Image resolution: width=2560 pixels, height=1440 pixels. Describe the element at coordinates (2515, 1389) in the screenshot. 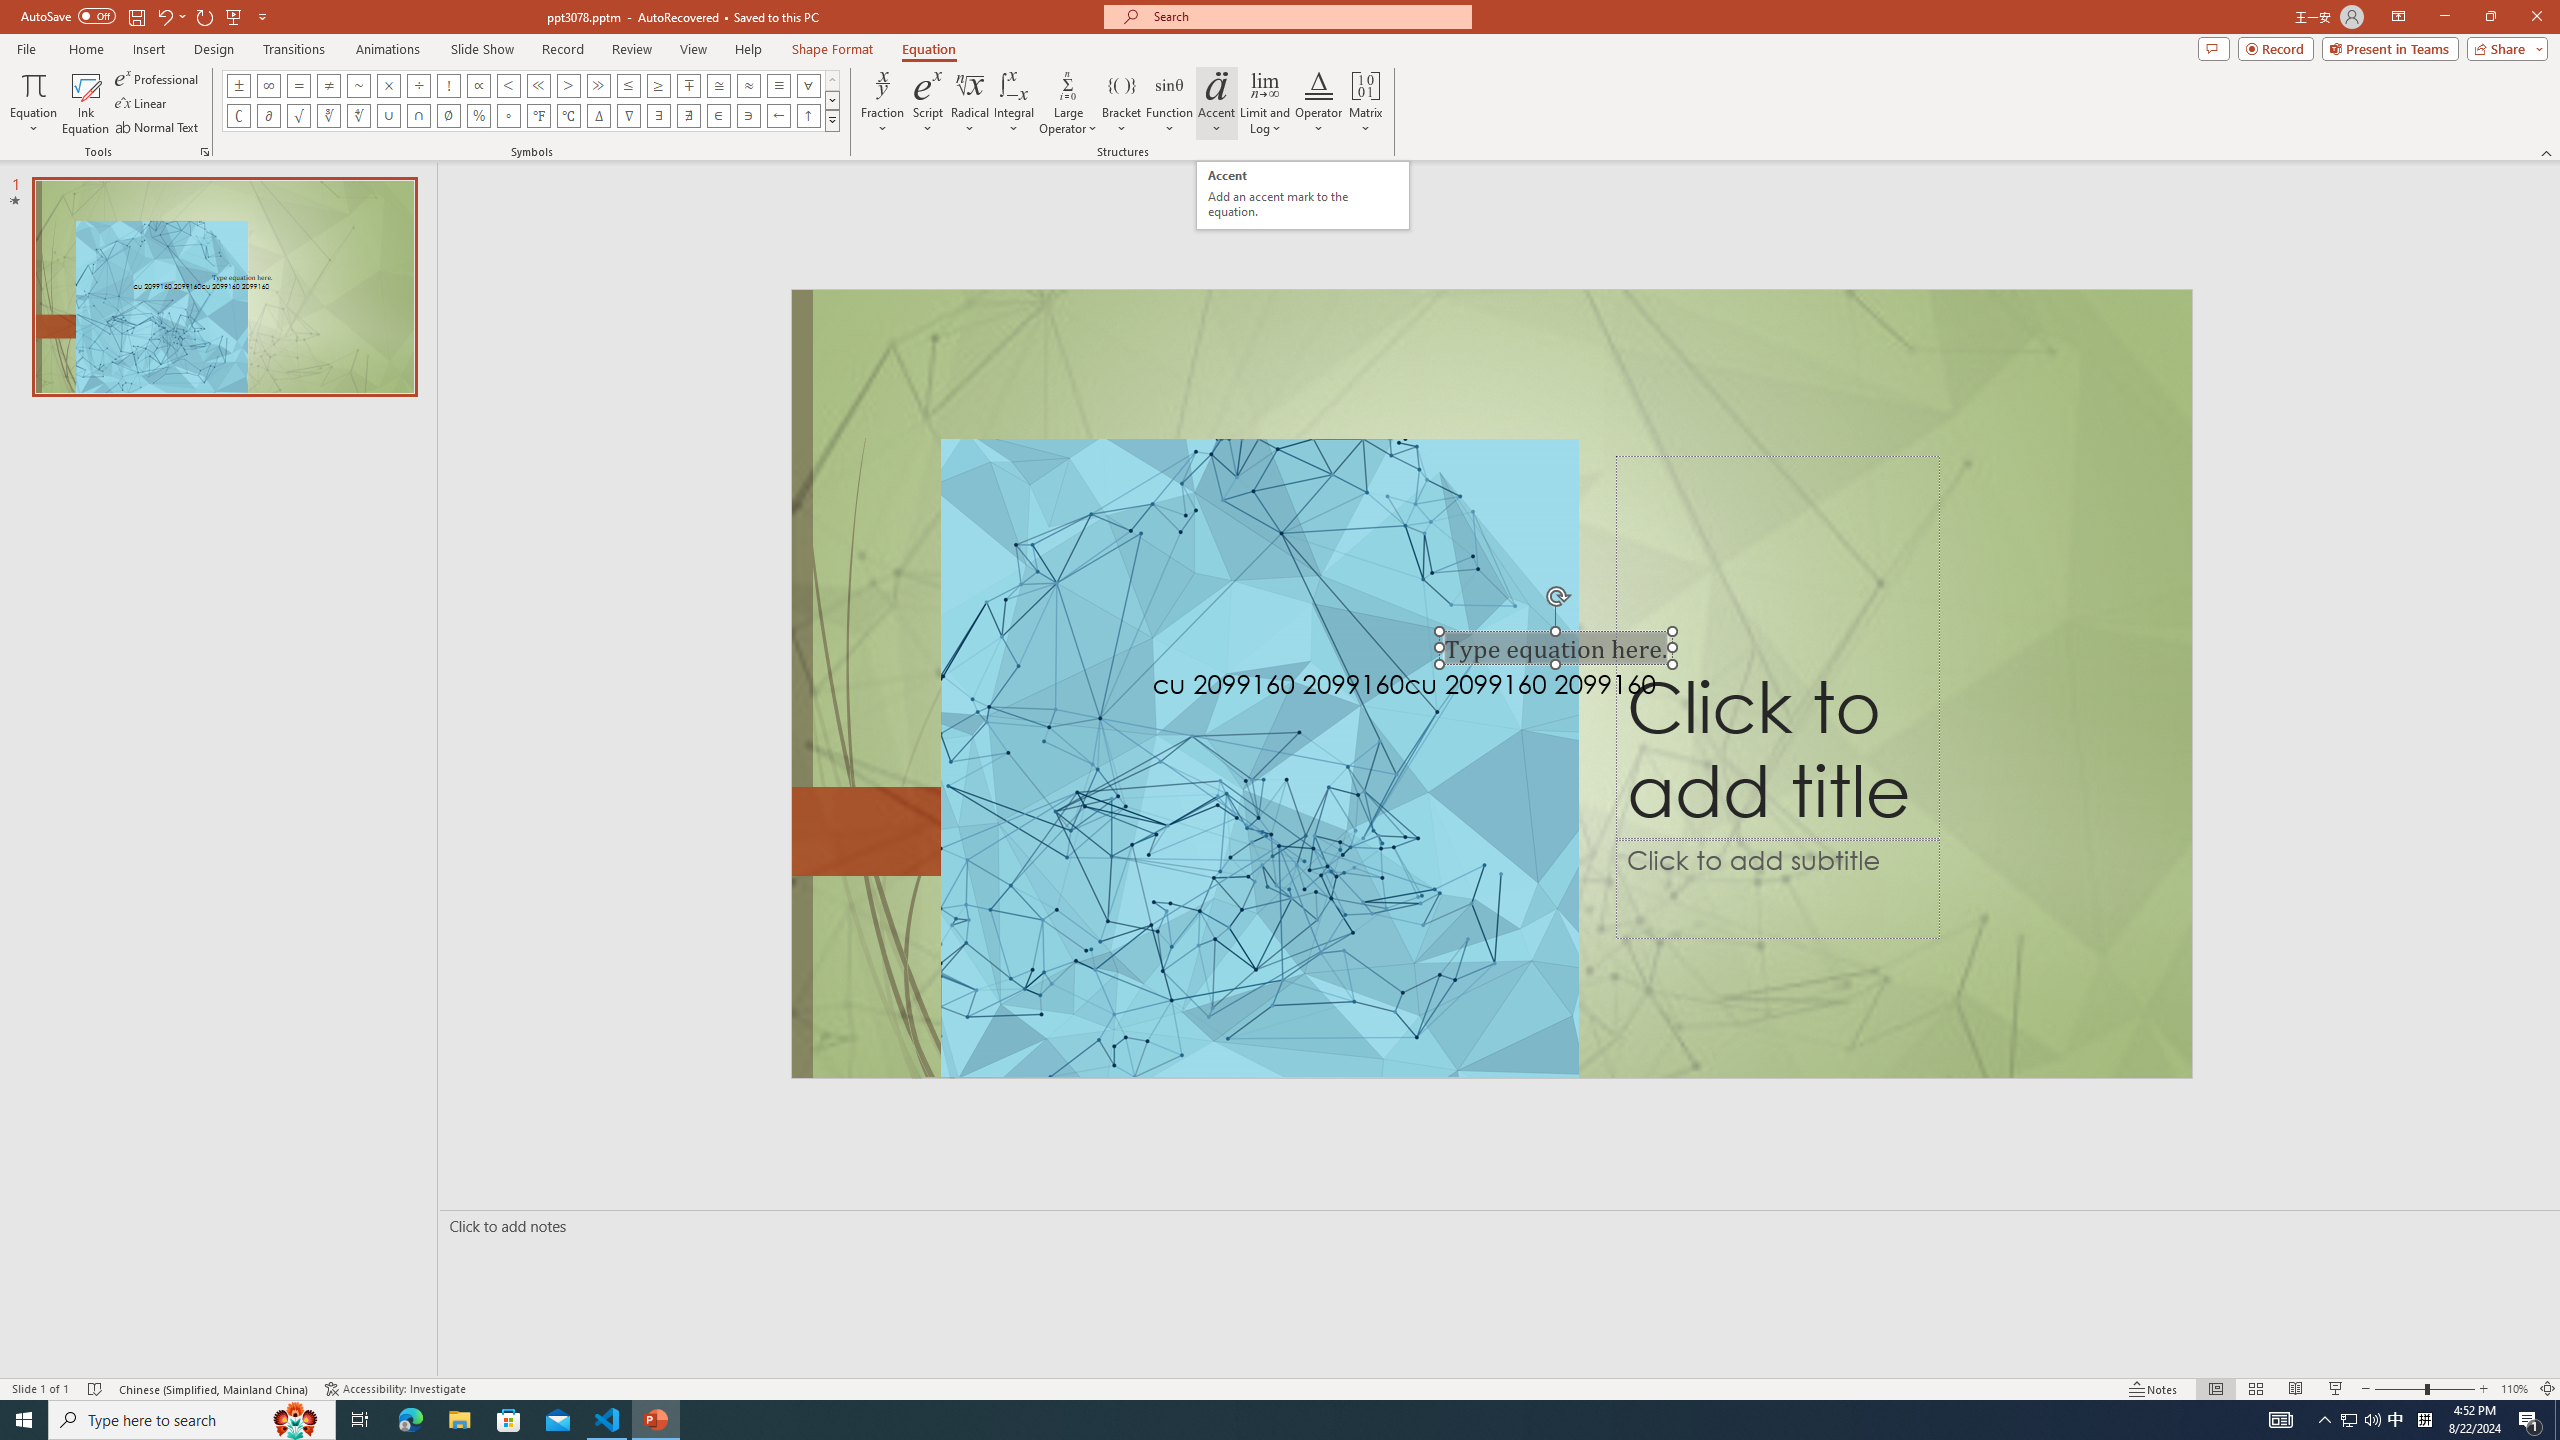

I see `'Zoom 110%'` at that location.